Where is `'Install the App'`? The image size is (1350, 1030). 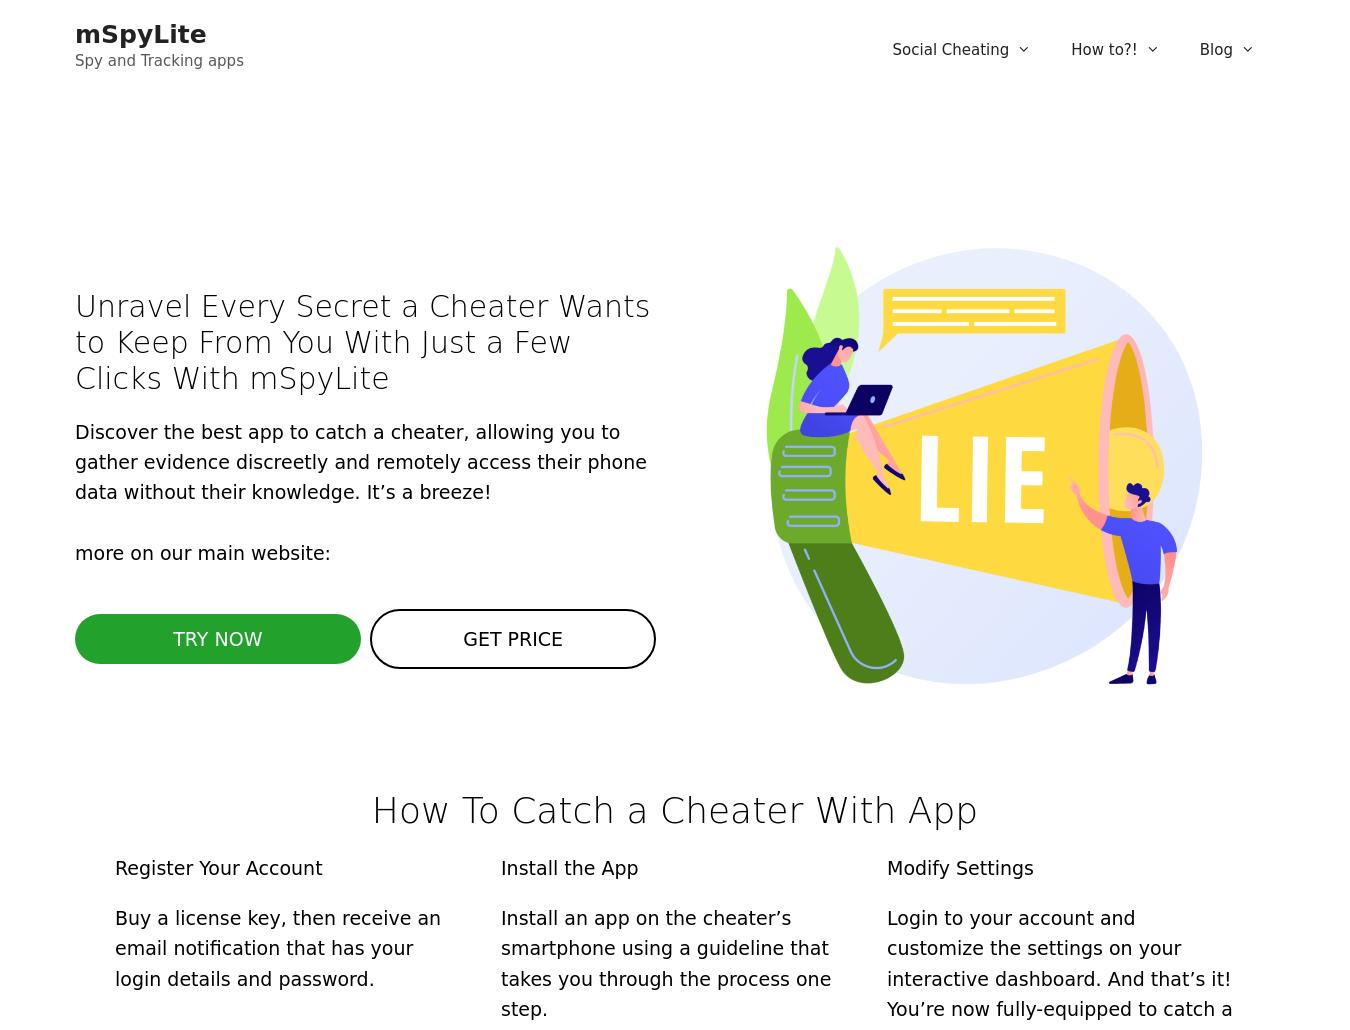 'Install the App' is located at coordinates (569, 866).